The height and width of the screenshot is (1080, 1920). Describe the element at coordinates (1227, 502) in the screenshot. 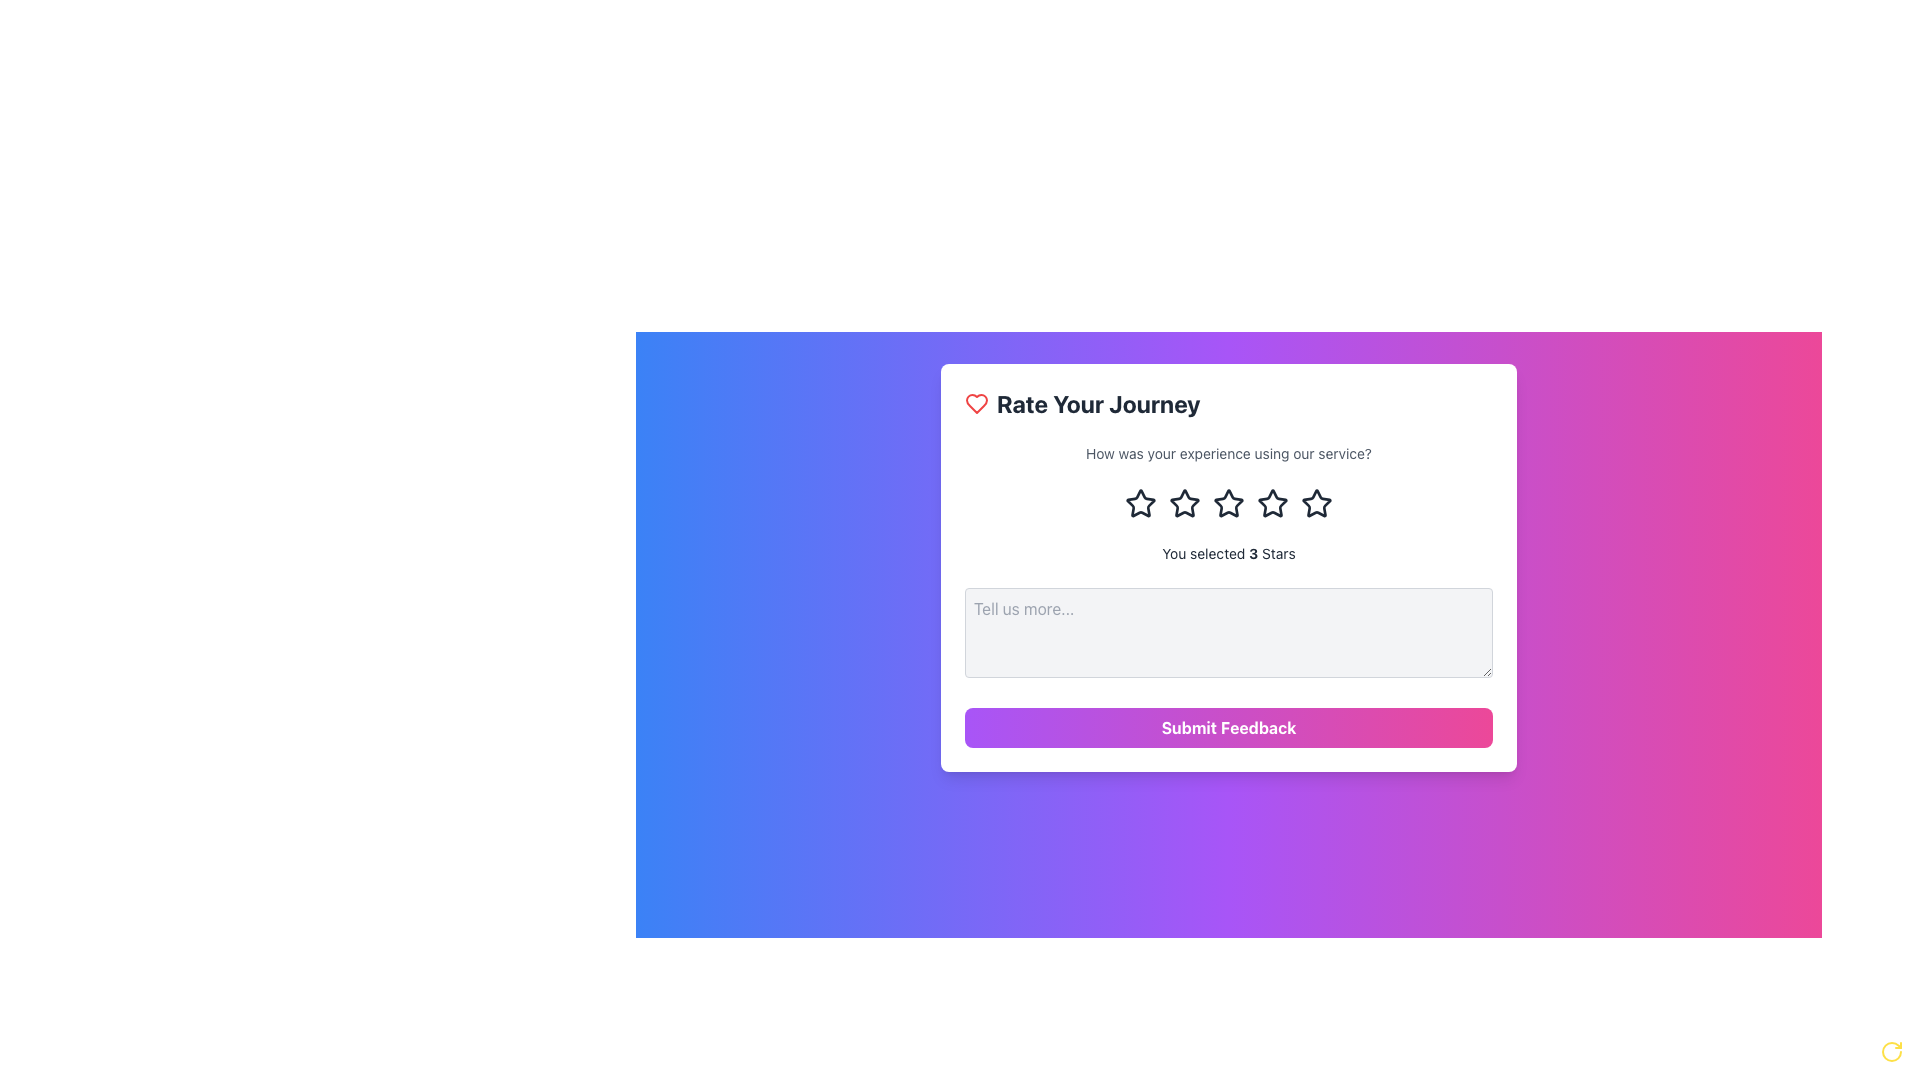

I see `the third star in the rating selection row to indicate a selection of three stars as feedback` at that location.